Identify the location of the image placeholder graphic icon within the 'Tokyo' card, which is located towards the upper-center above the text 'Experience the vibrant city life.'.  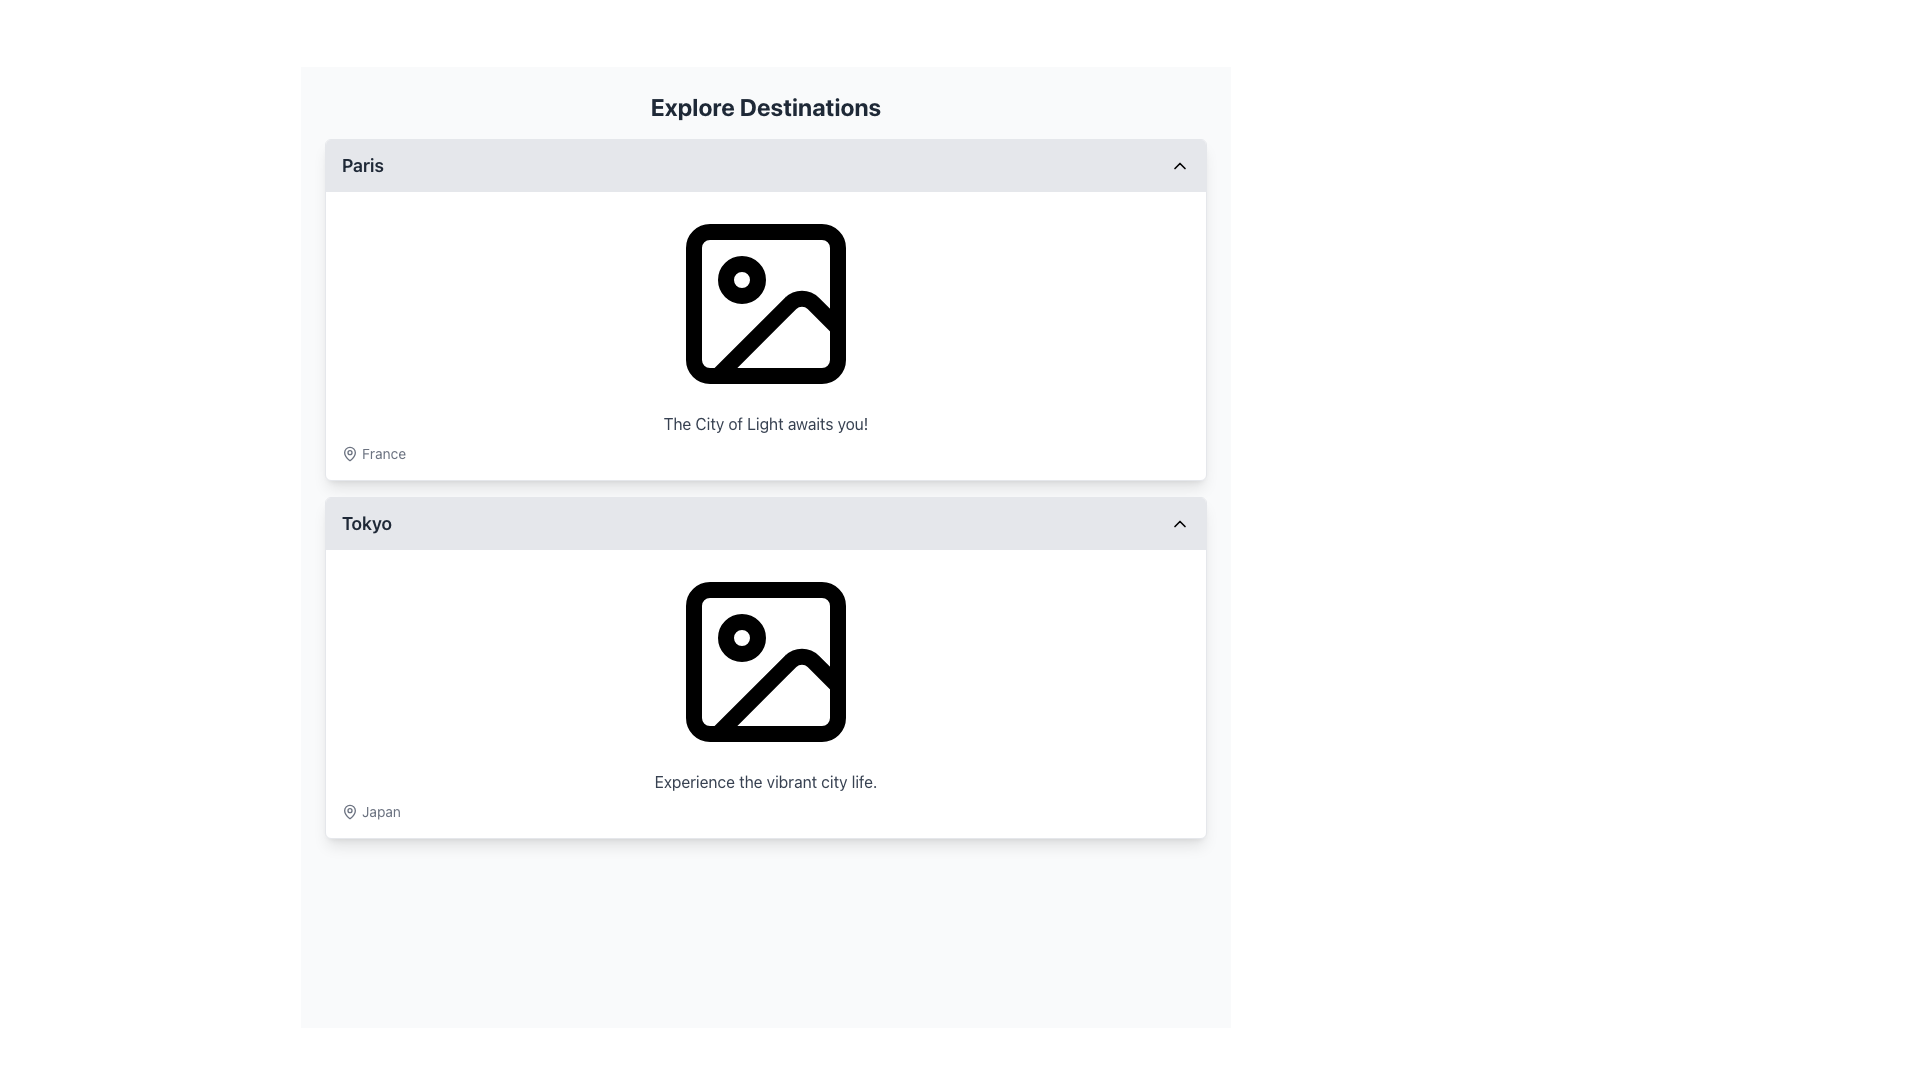
(765, 662).